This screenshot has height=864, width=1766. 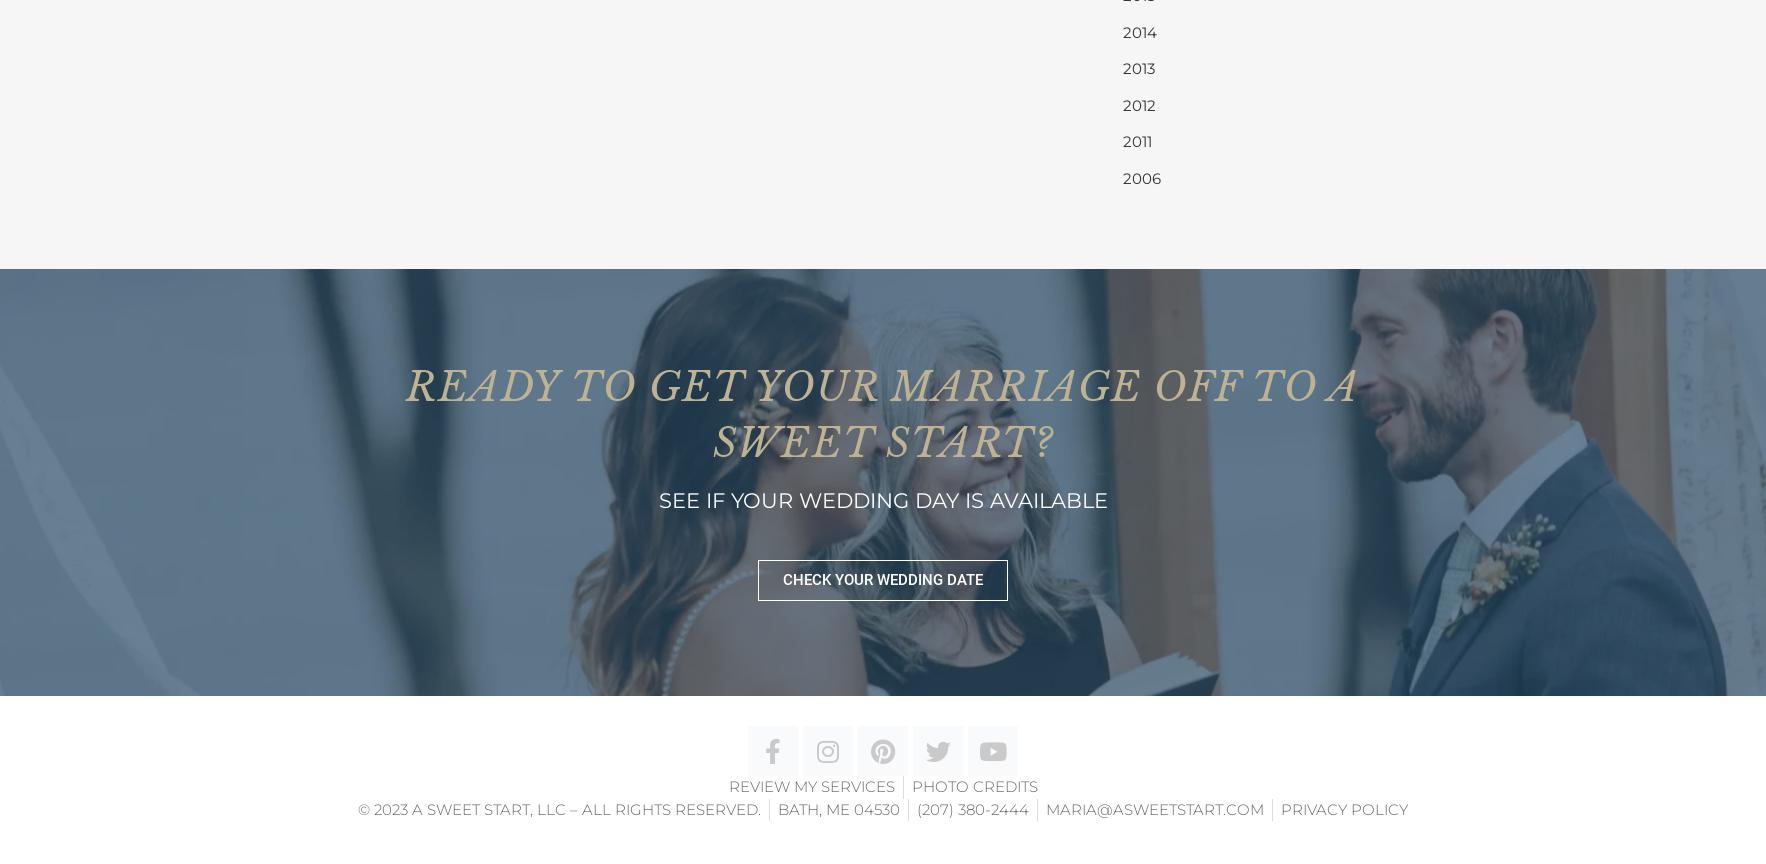 What do you see at coordinates (1140, 176) in the screenshot?
I see `'2006'` at bounding box center [1140, 176].